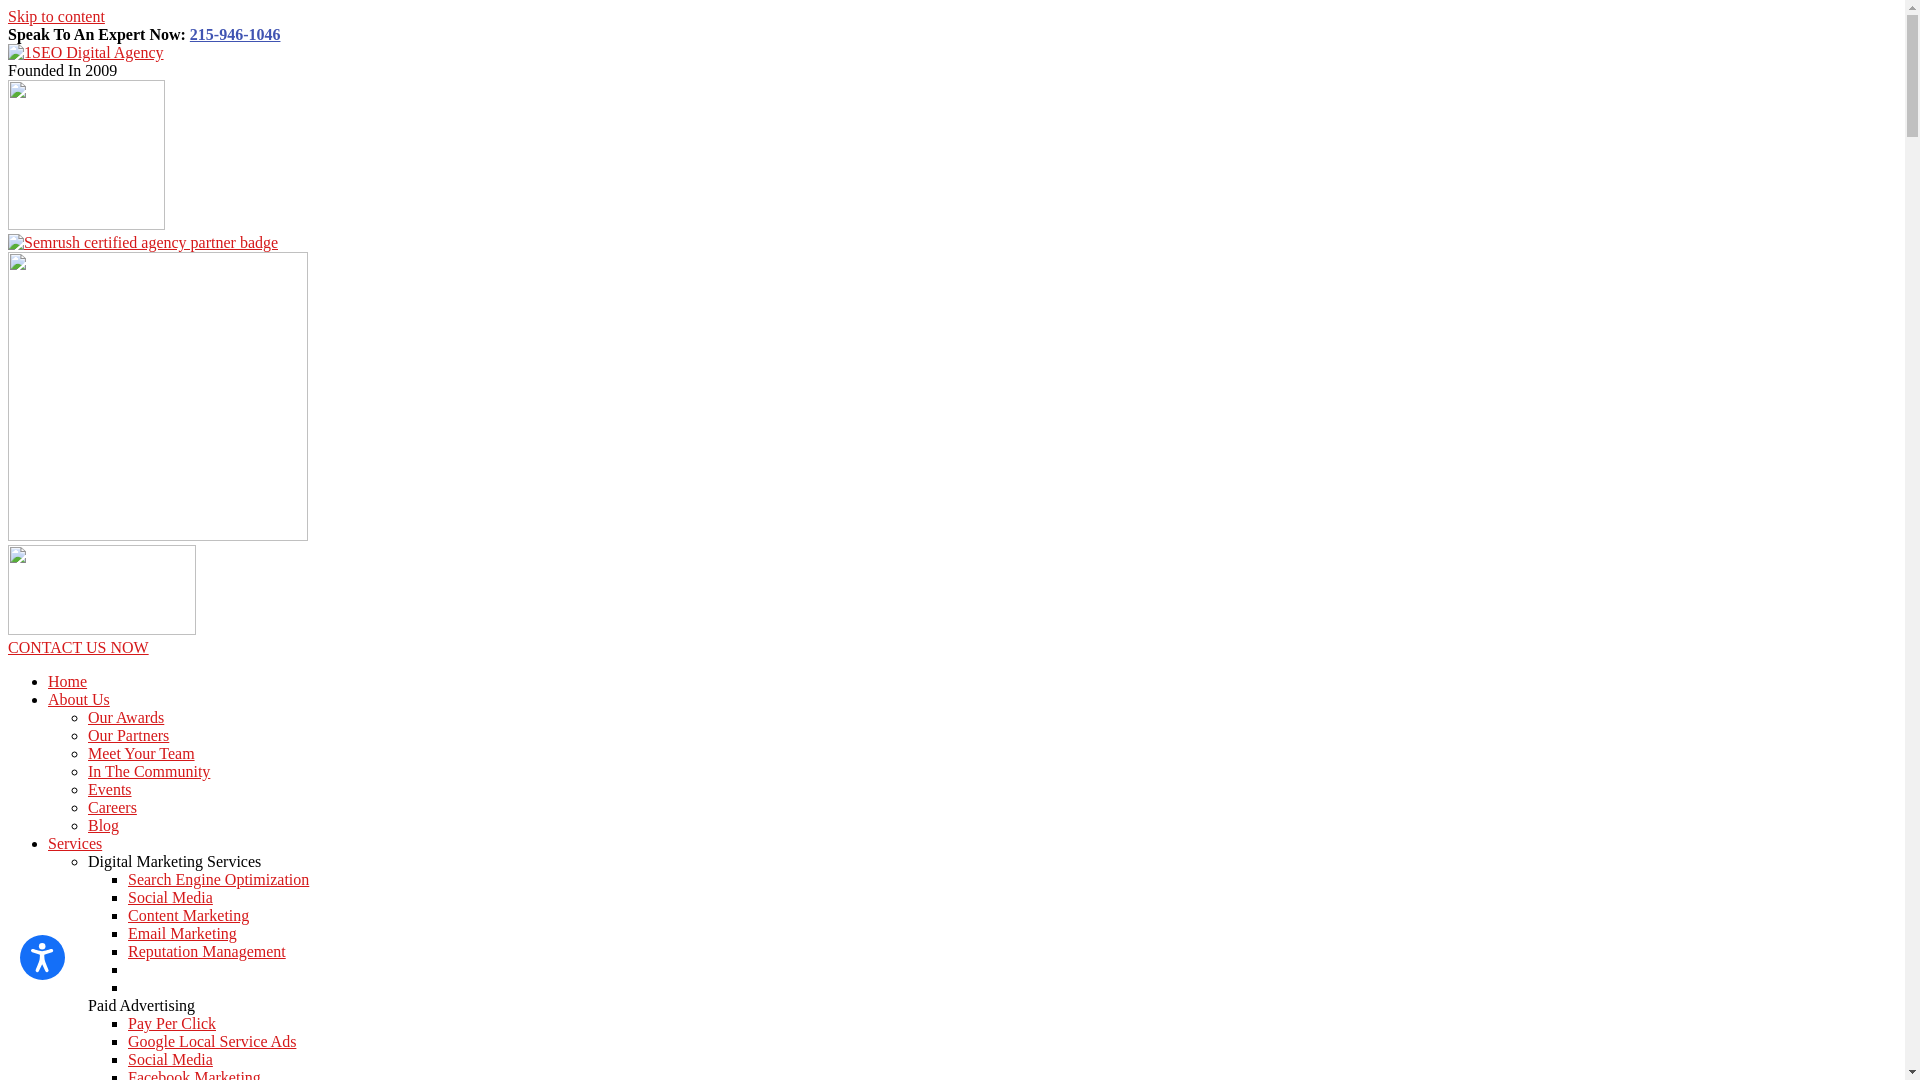 The width and height of the screenshot is (1920, 1080). I want to click on 'Pay Per Click', so click(127, 1023).